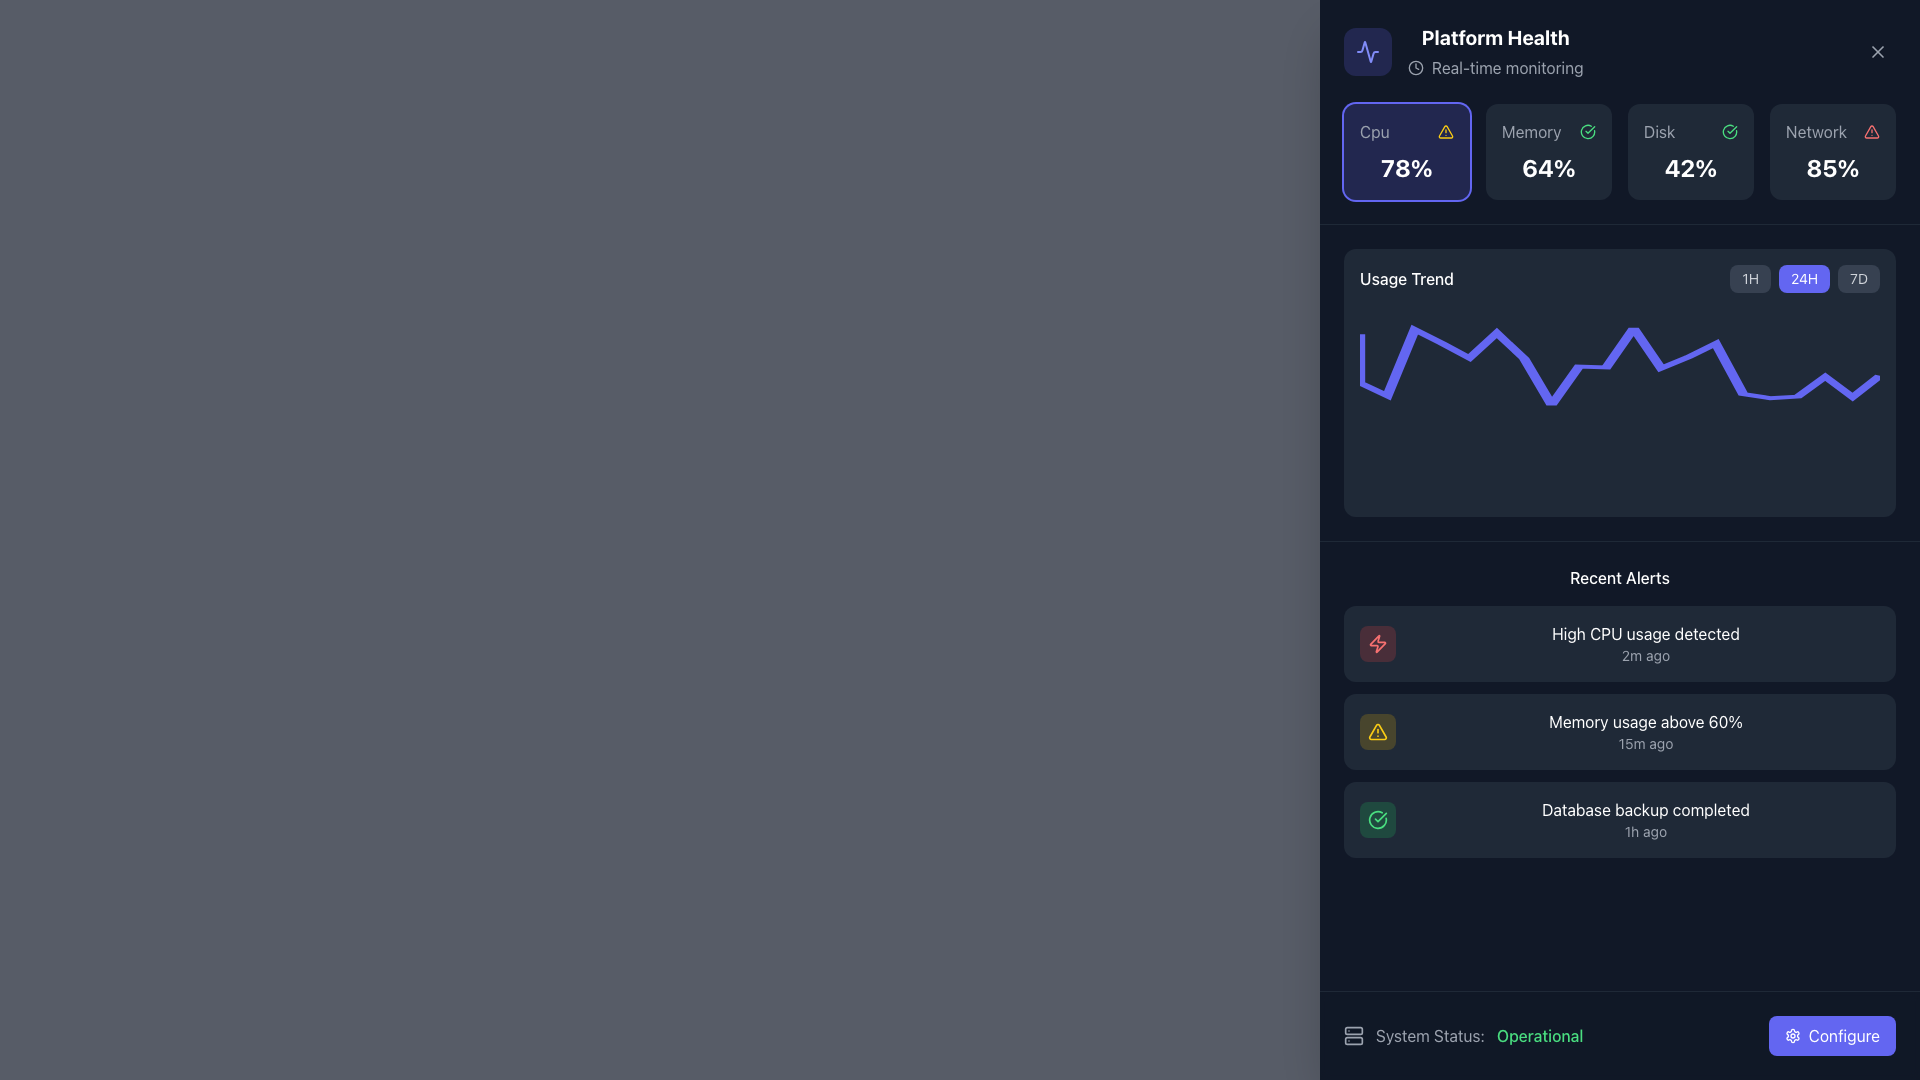 This screenshot has width=1920, height=1080. I want to click on the Polyline graphical representation within the 'Usage Trend' section of the interface, which visually represents data trends over time, so click(1620, 366).